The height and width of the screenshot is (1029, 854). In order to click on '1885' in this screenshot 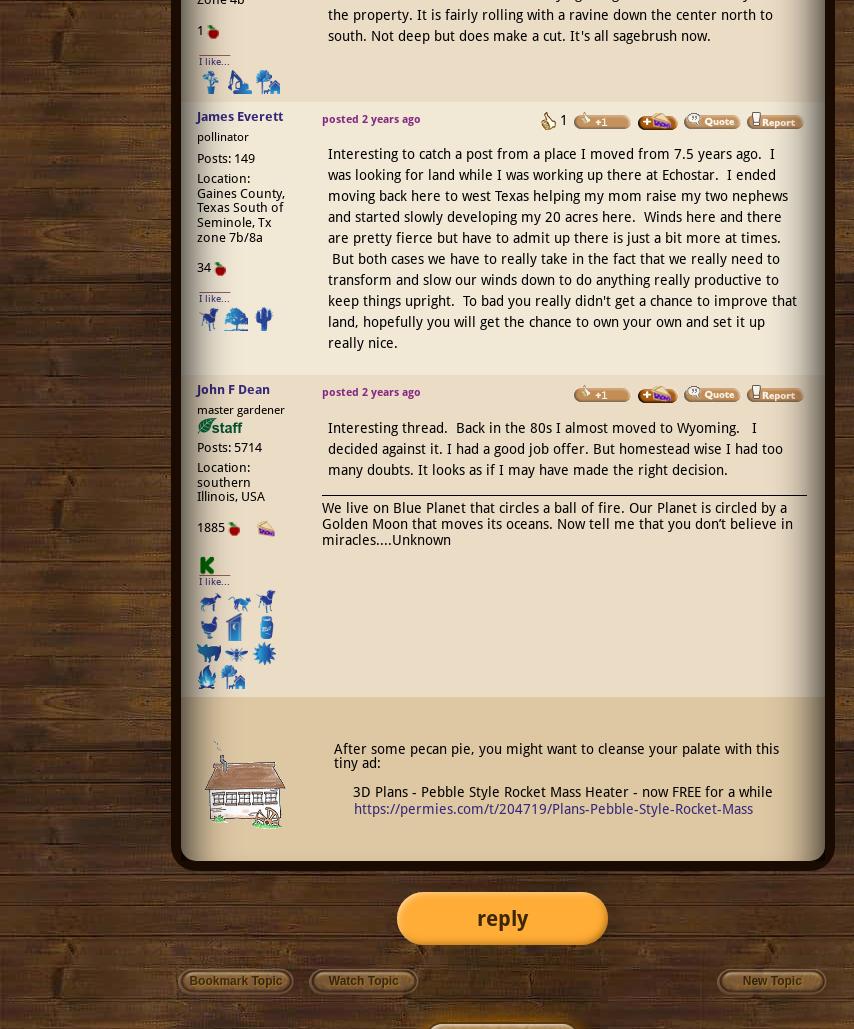, I will do `click(208, 526)`.